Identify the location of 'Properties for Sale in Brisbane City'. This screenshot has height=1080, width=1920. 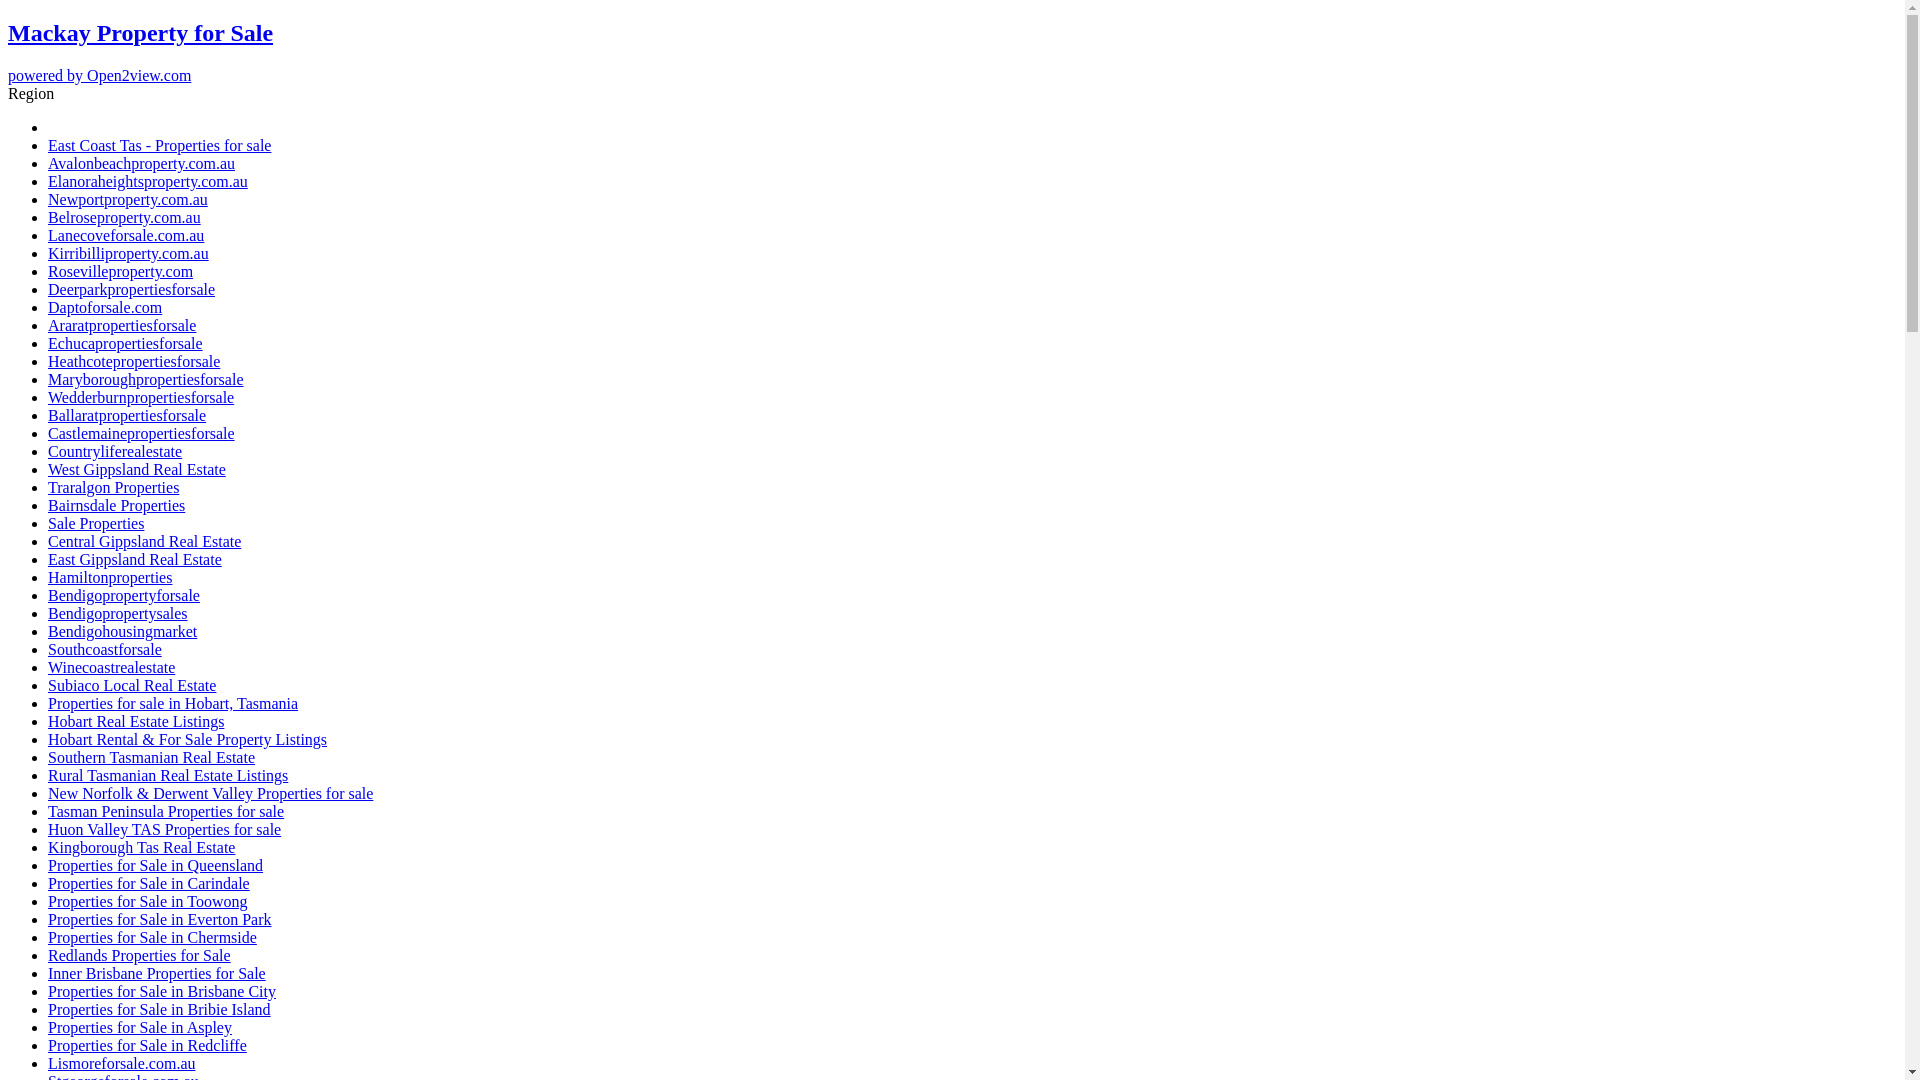
(162, 991).